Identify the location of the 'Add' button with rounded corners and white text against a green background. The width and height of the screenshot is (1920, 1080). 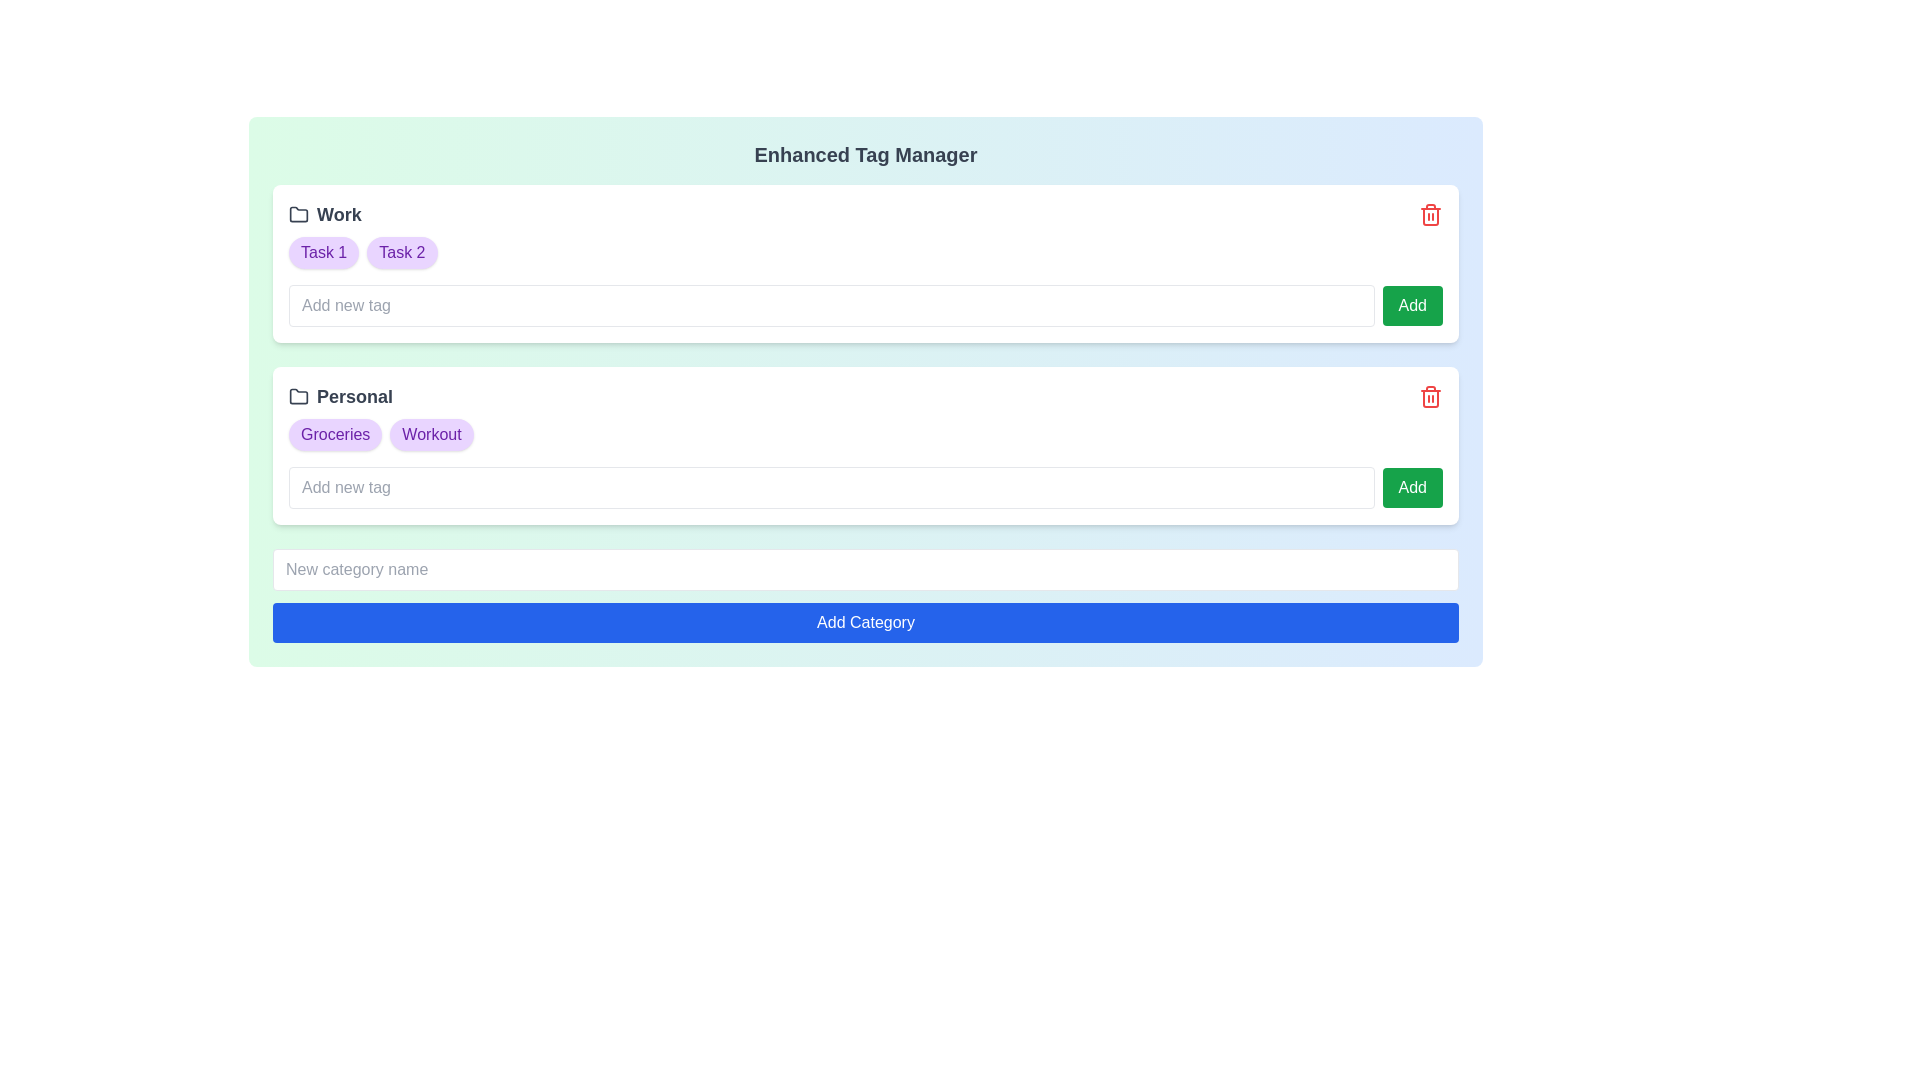
(1410, 488).